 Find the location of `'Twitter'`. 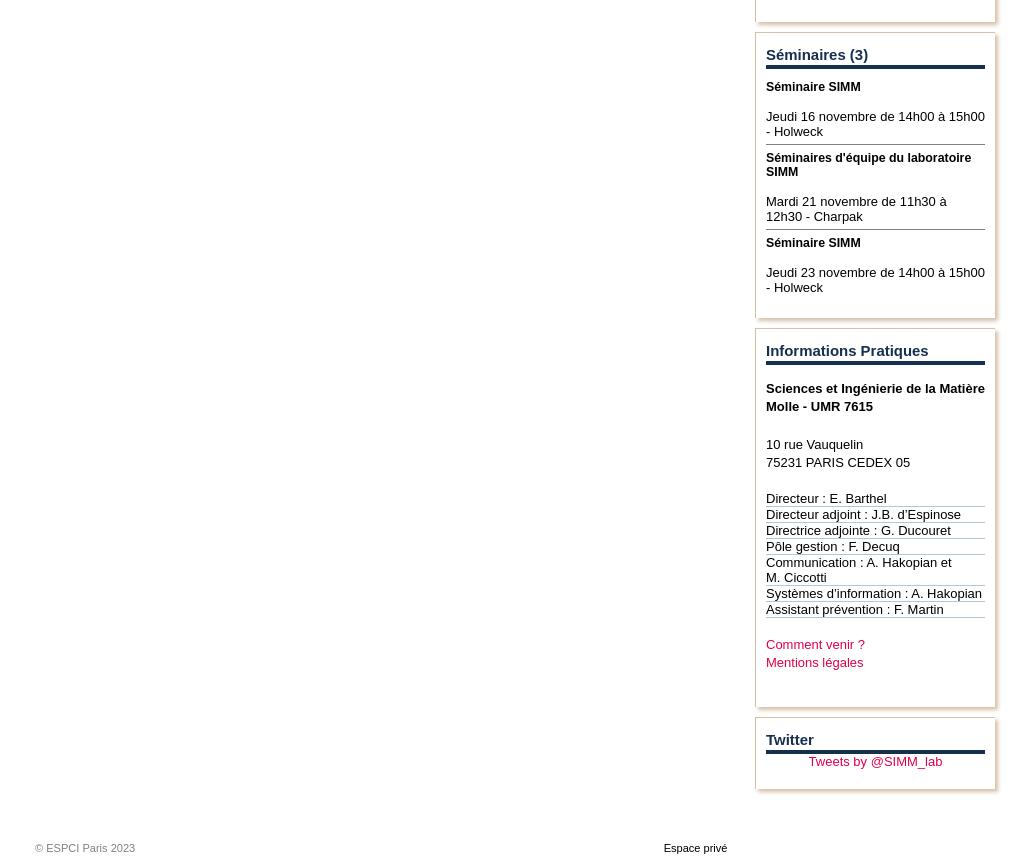

'Twitter' is located at coordinates (789, 737).